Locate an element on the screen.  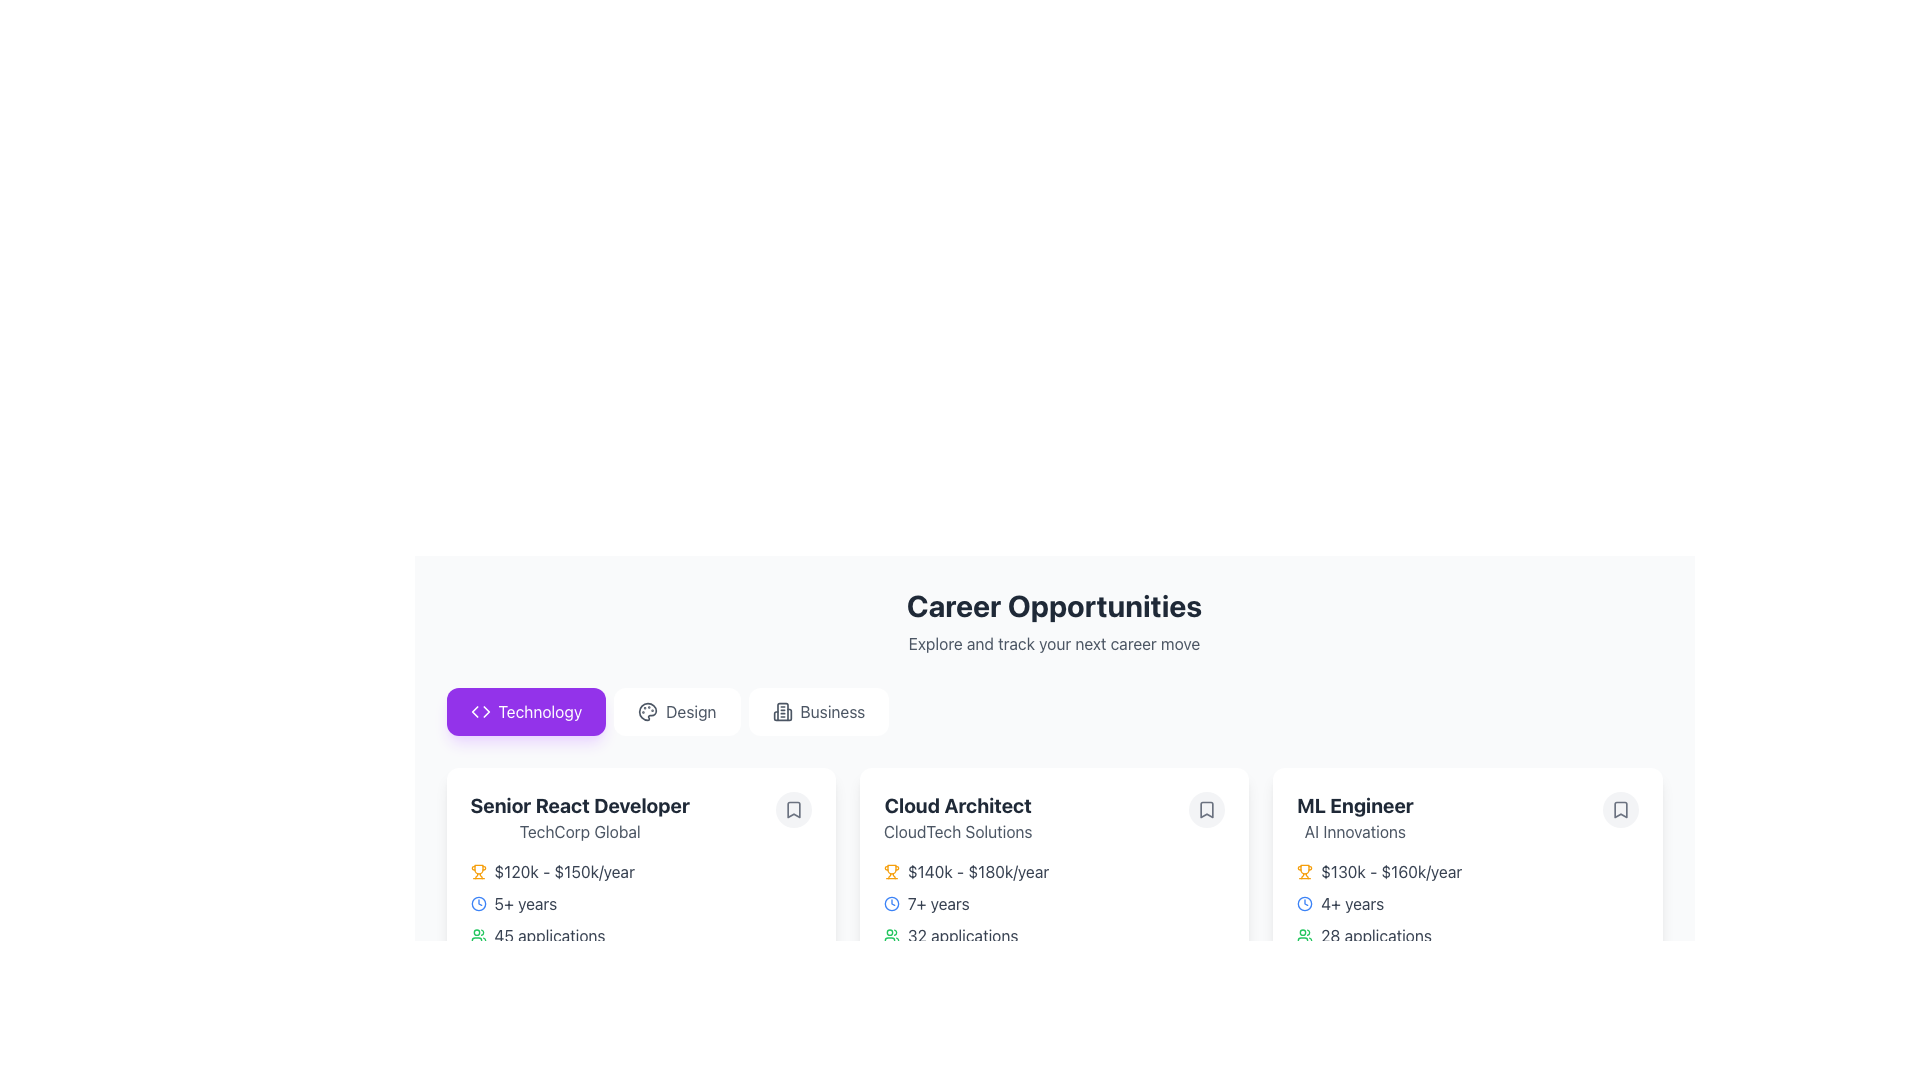
text label indicating the number of applications received for the job listing titled 'ML Engineer', located at the bottom of the job listing card and to the right of a green user icon is located at coordinates (1375, 936).